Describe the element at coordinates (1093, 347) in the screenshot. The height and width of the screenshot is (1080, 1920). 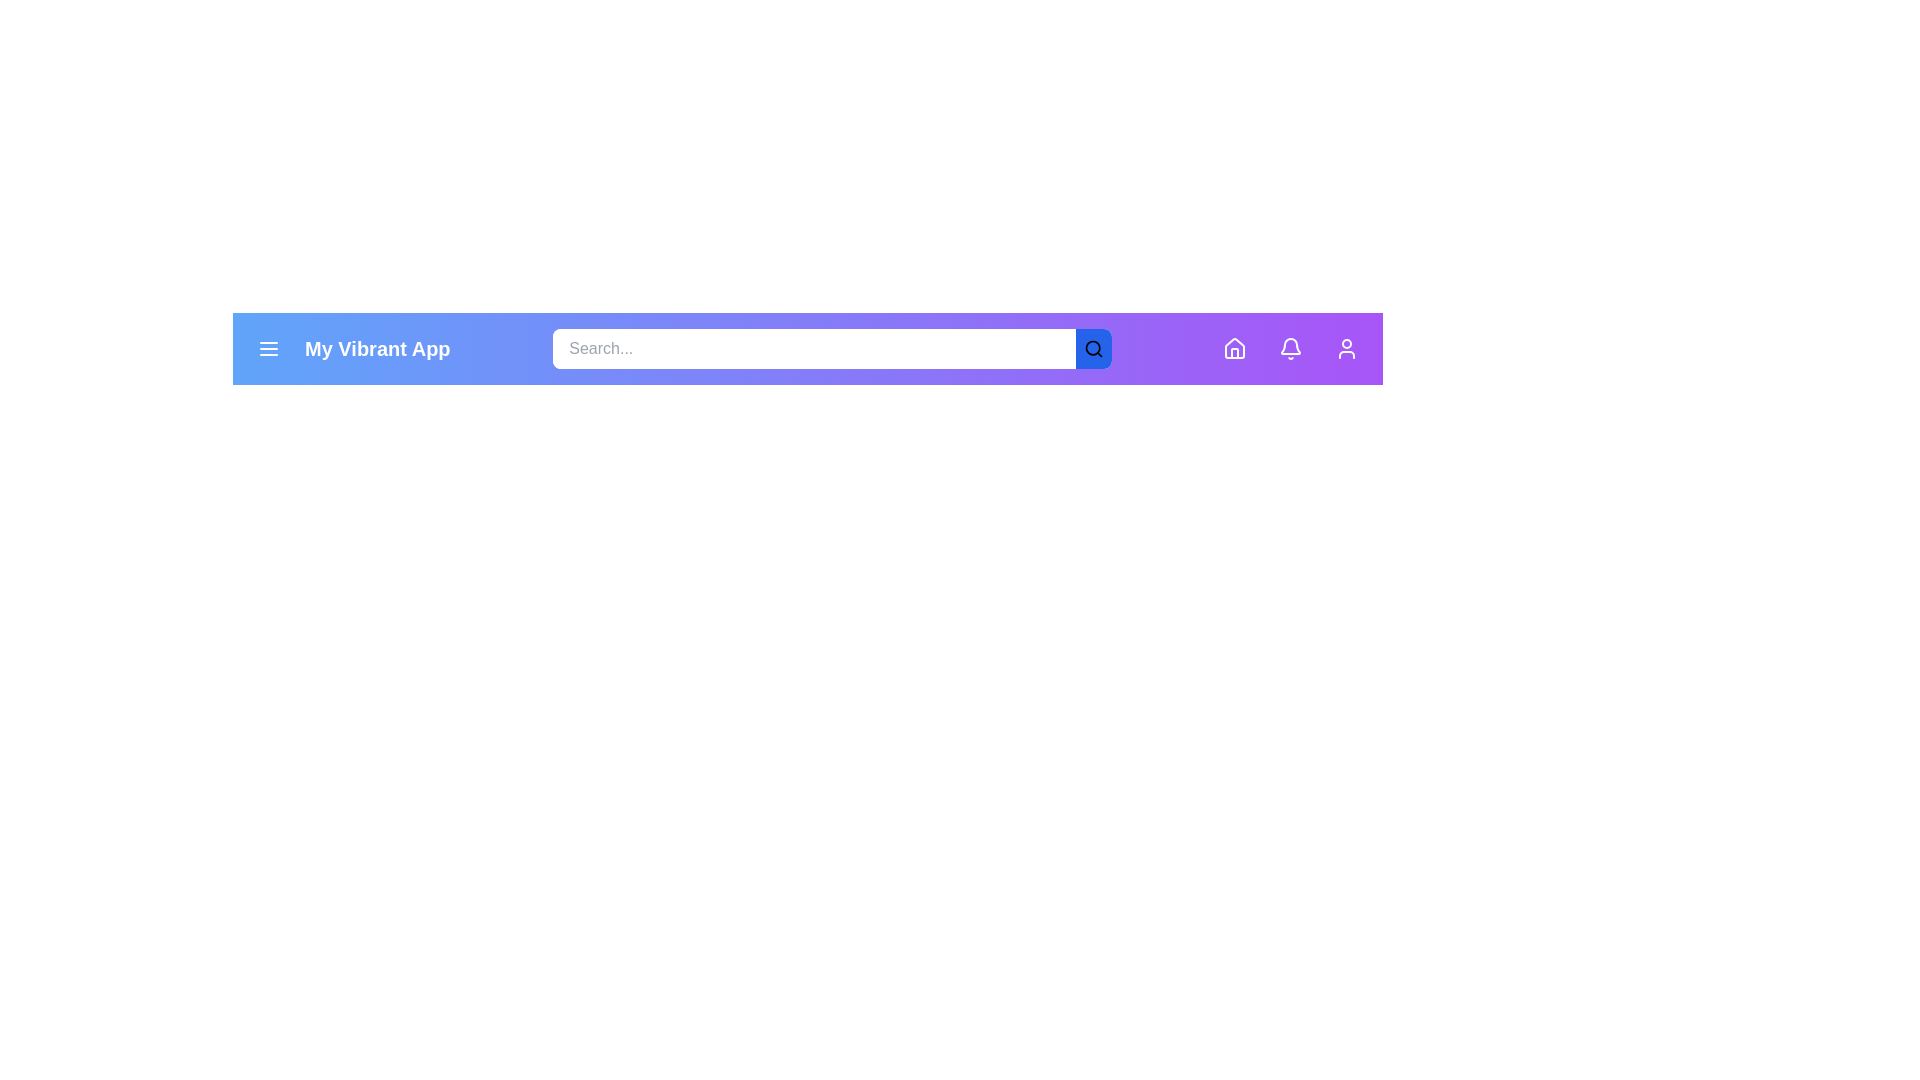
I see `the search button to submit the search query` at that location.